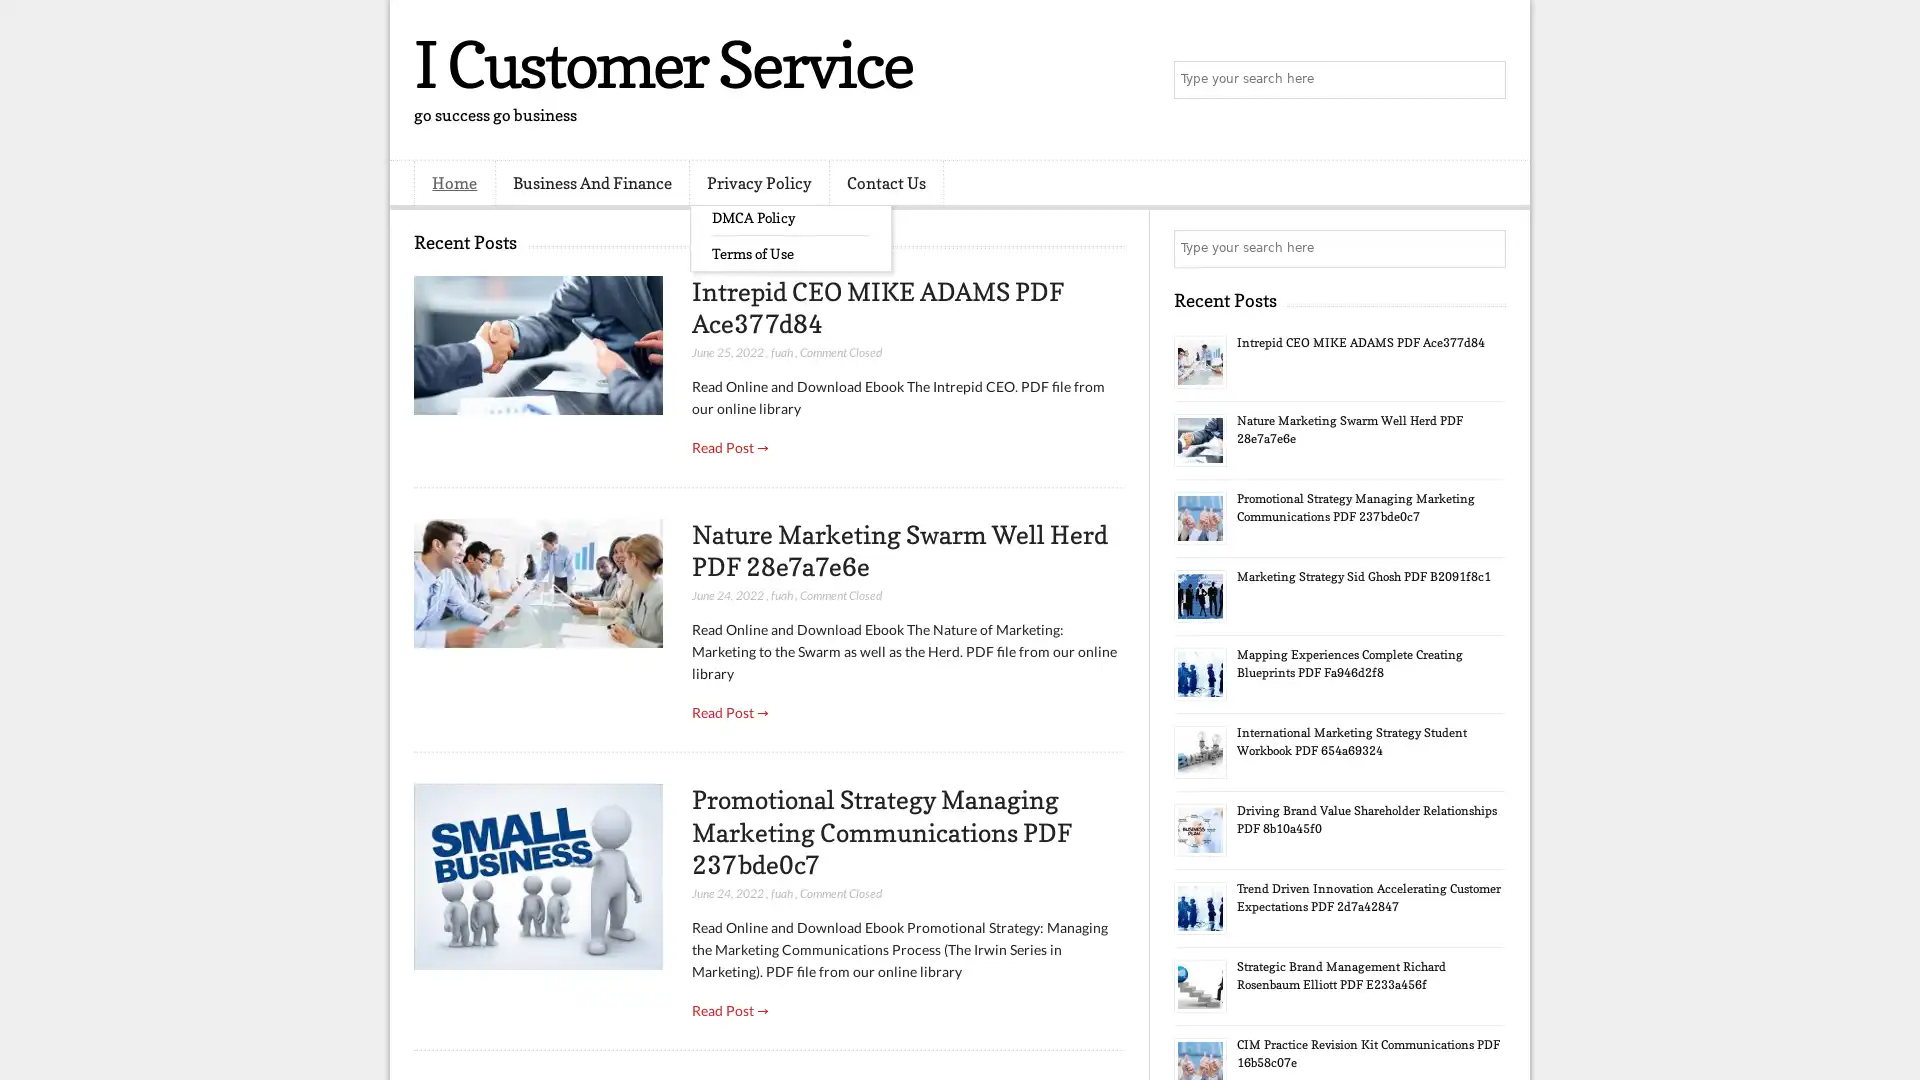  I want to click on Search, so click(1485, 248).